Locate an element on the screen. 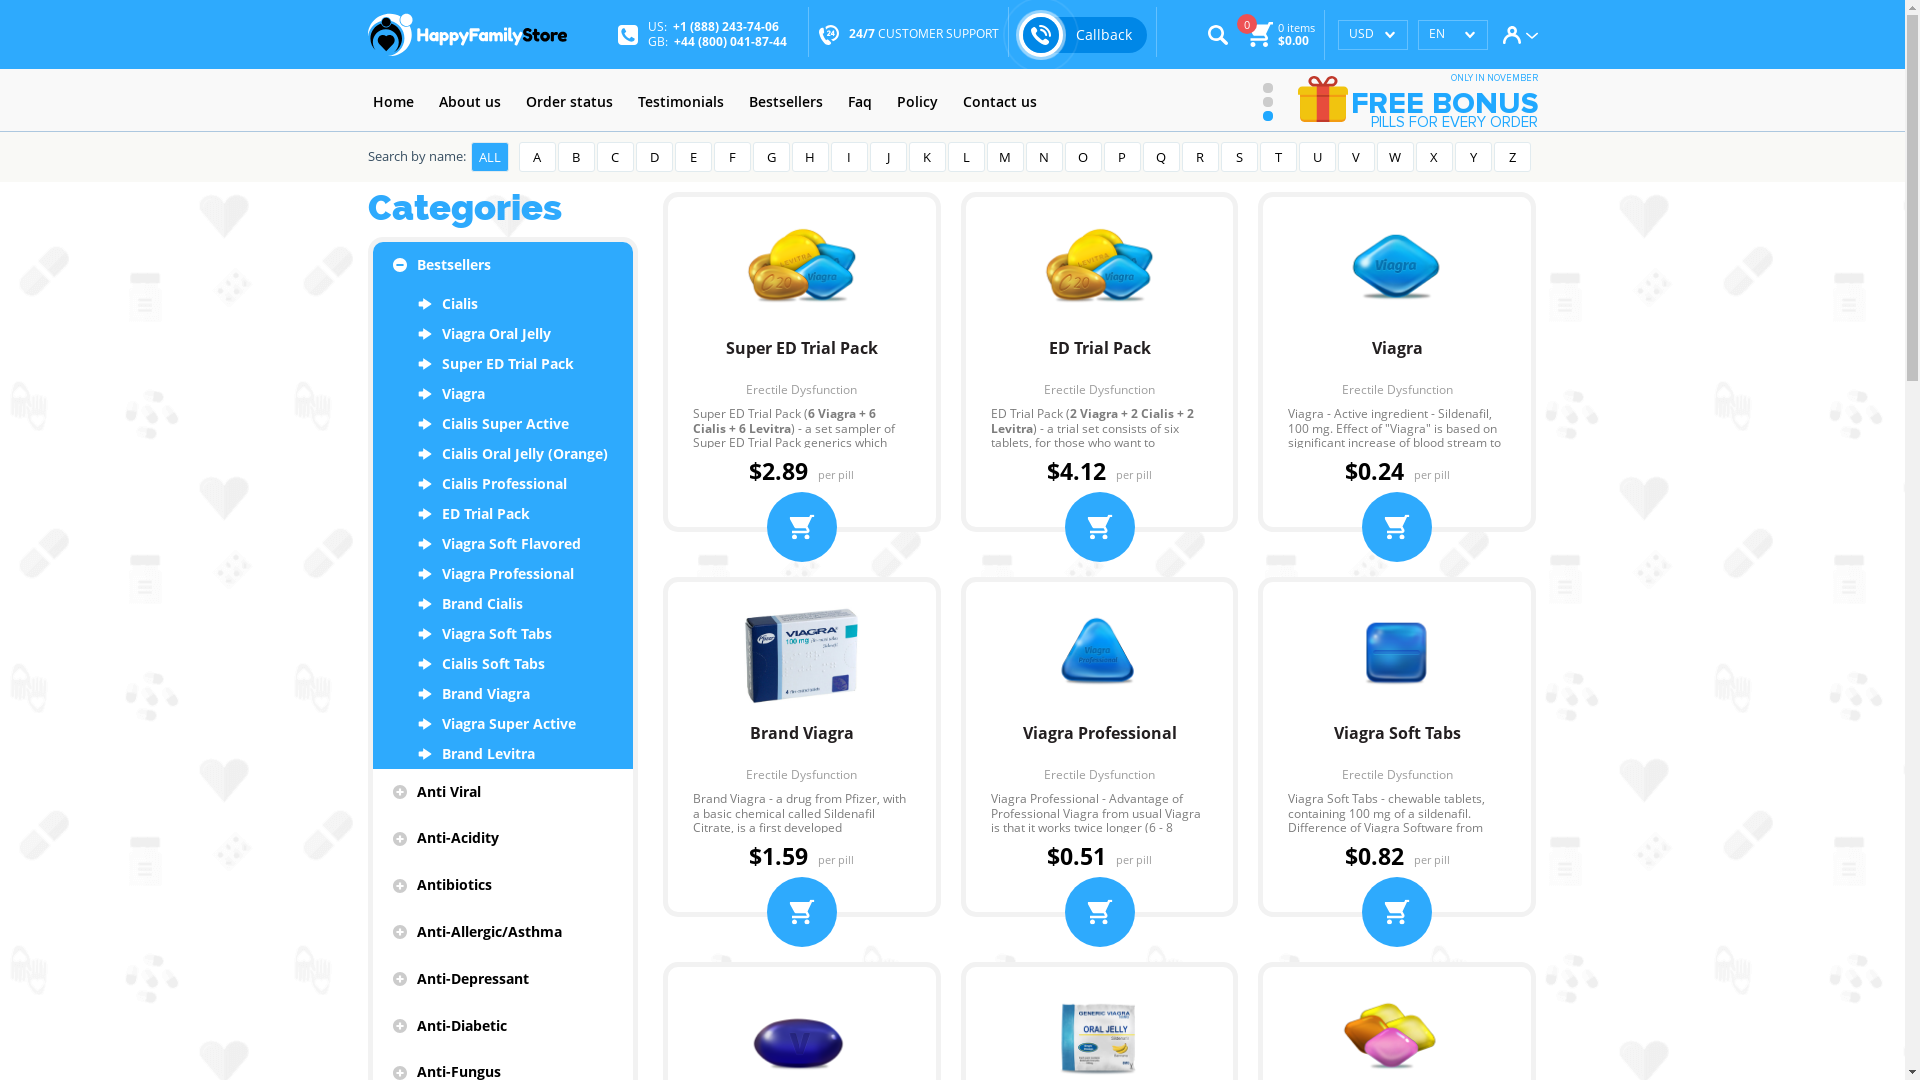 Image resolution: width=1920 pixels, height=1080 pixels. 'R' is located at coordinates (1200, 156).